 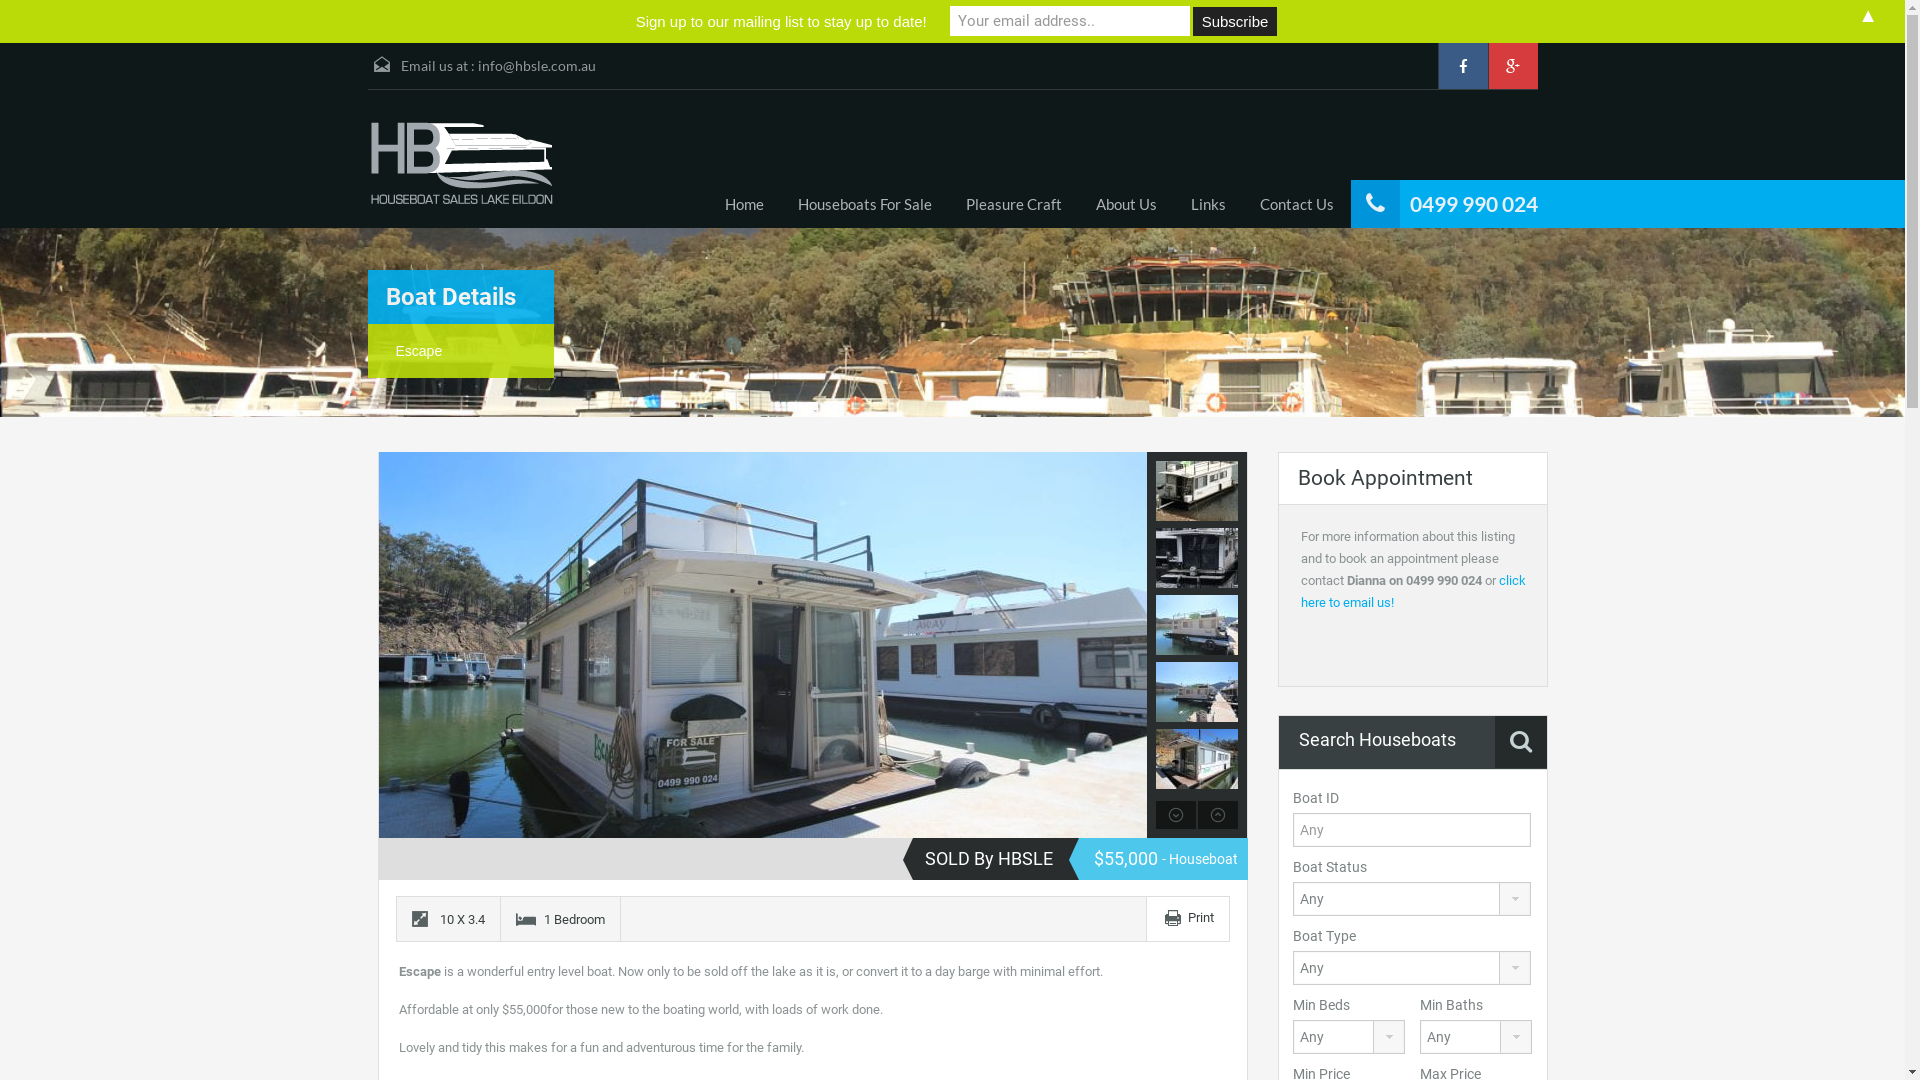 I want to click on 'Contact Us', so click(x=1296, y=204).